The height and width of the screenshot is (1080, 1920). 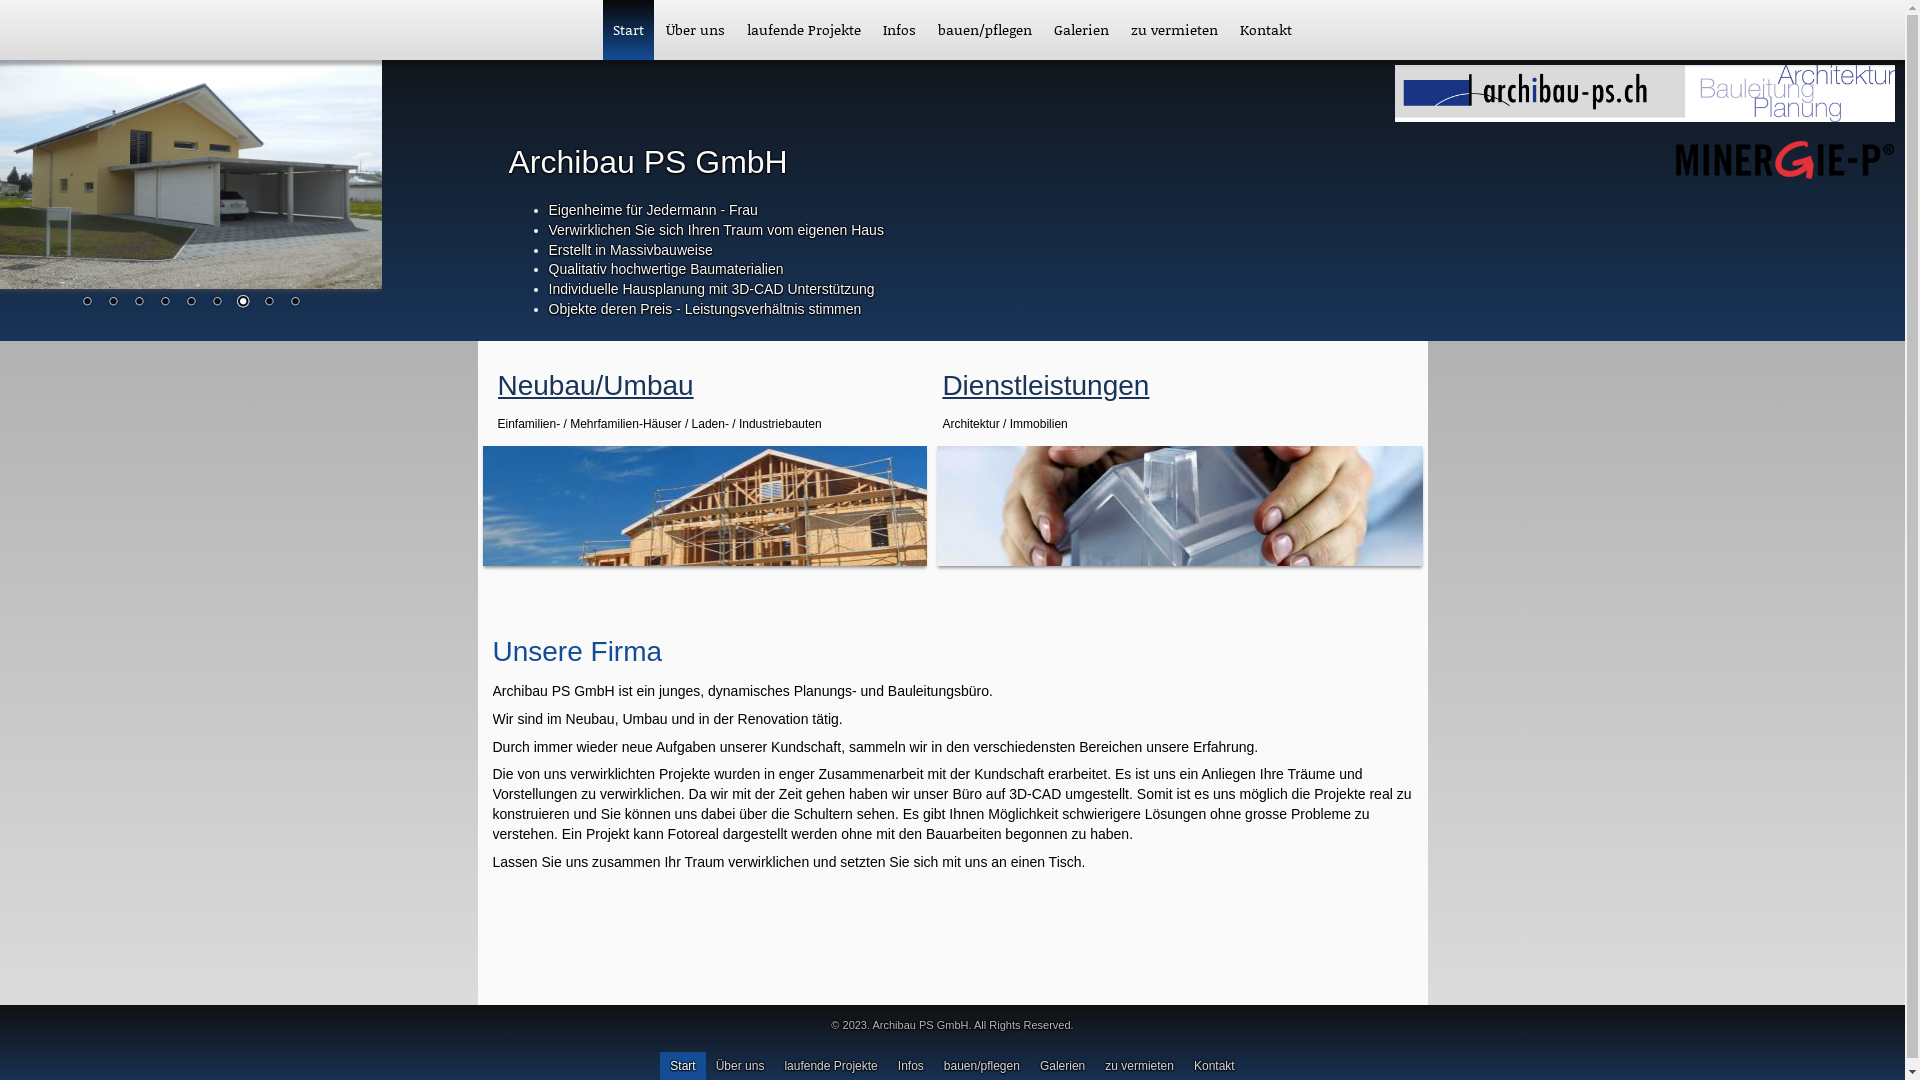 I want to click on 'Start', so click(x=627, y=30).